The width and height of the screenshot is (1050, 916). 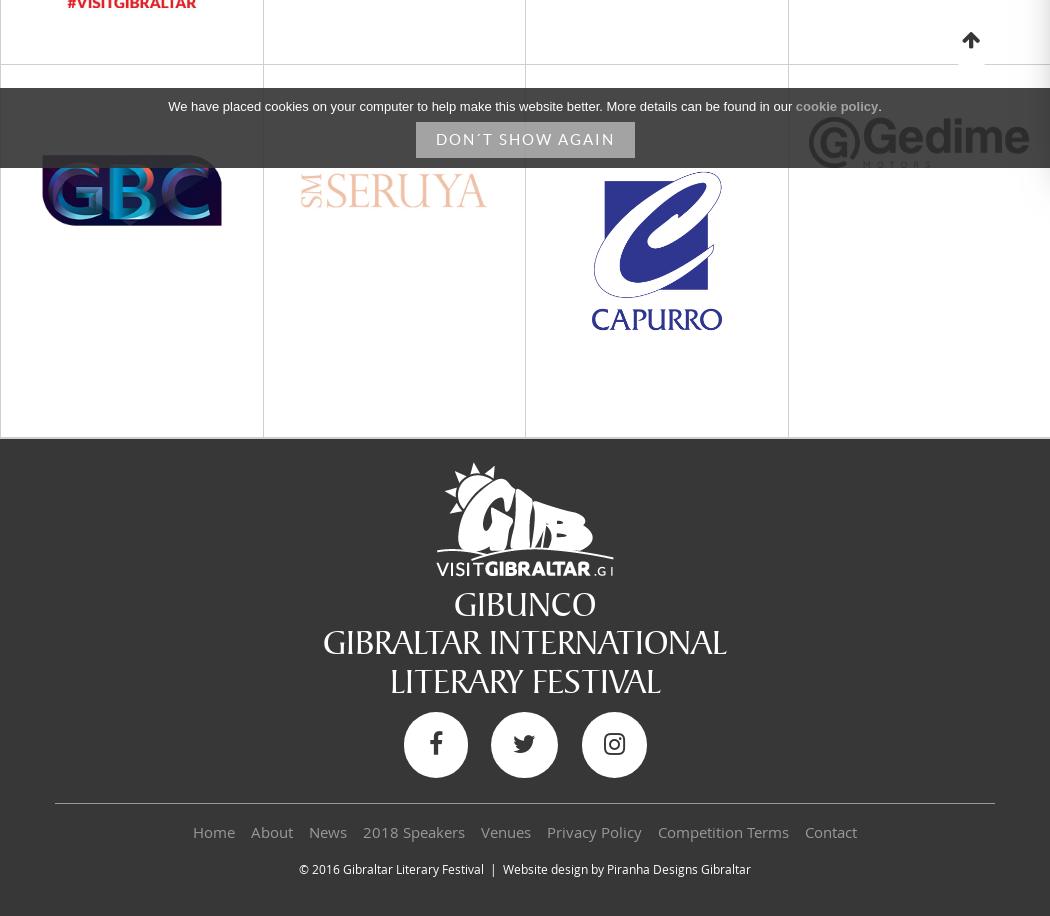 I want to click on 'Competition Terms', so click(x=722, y=832).